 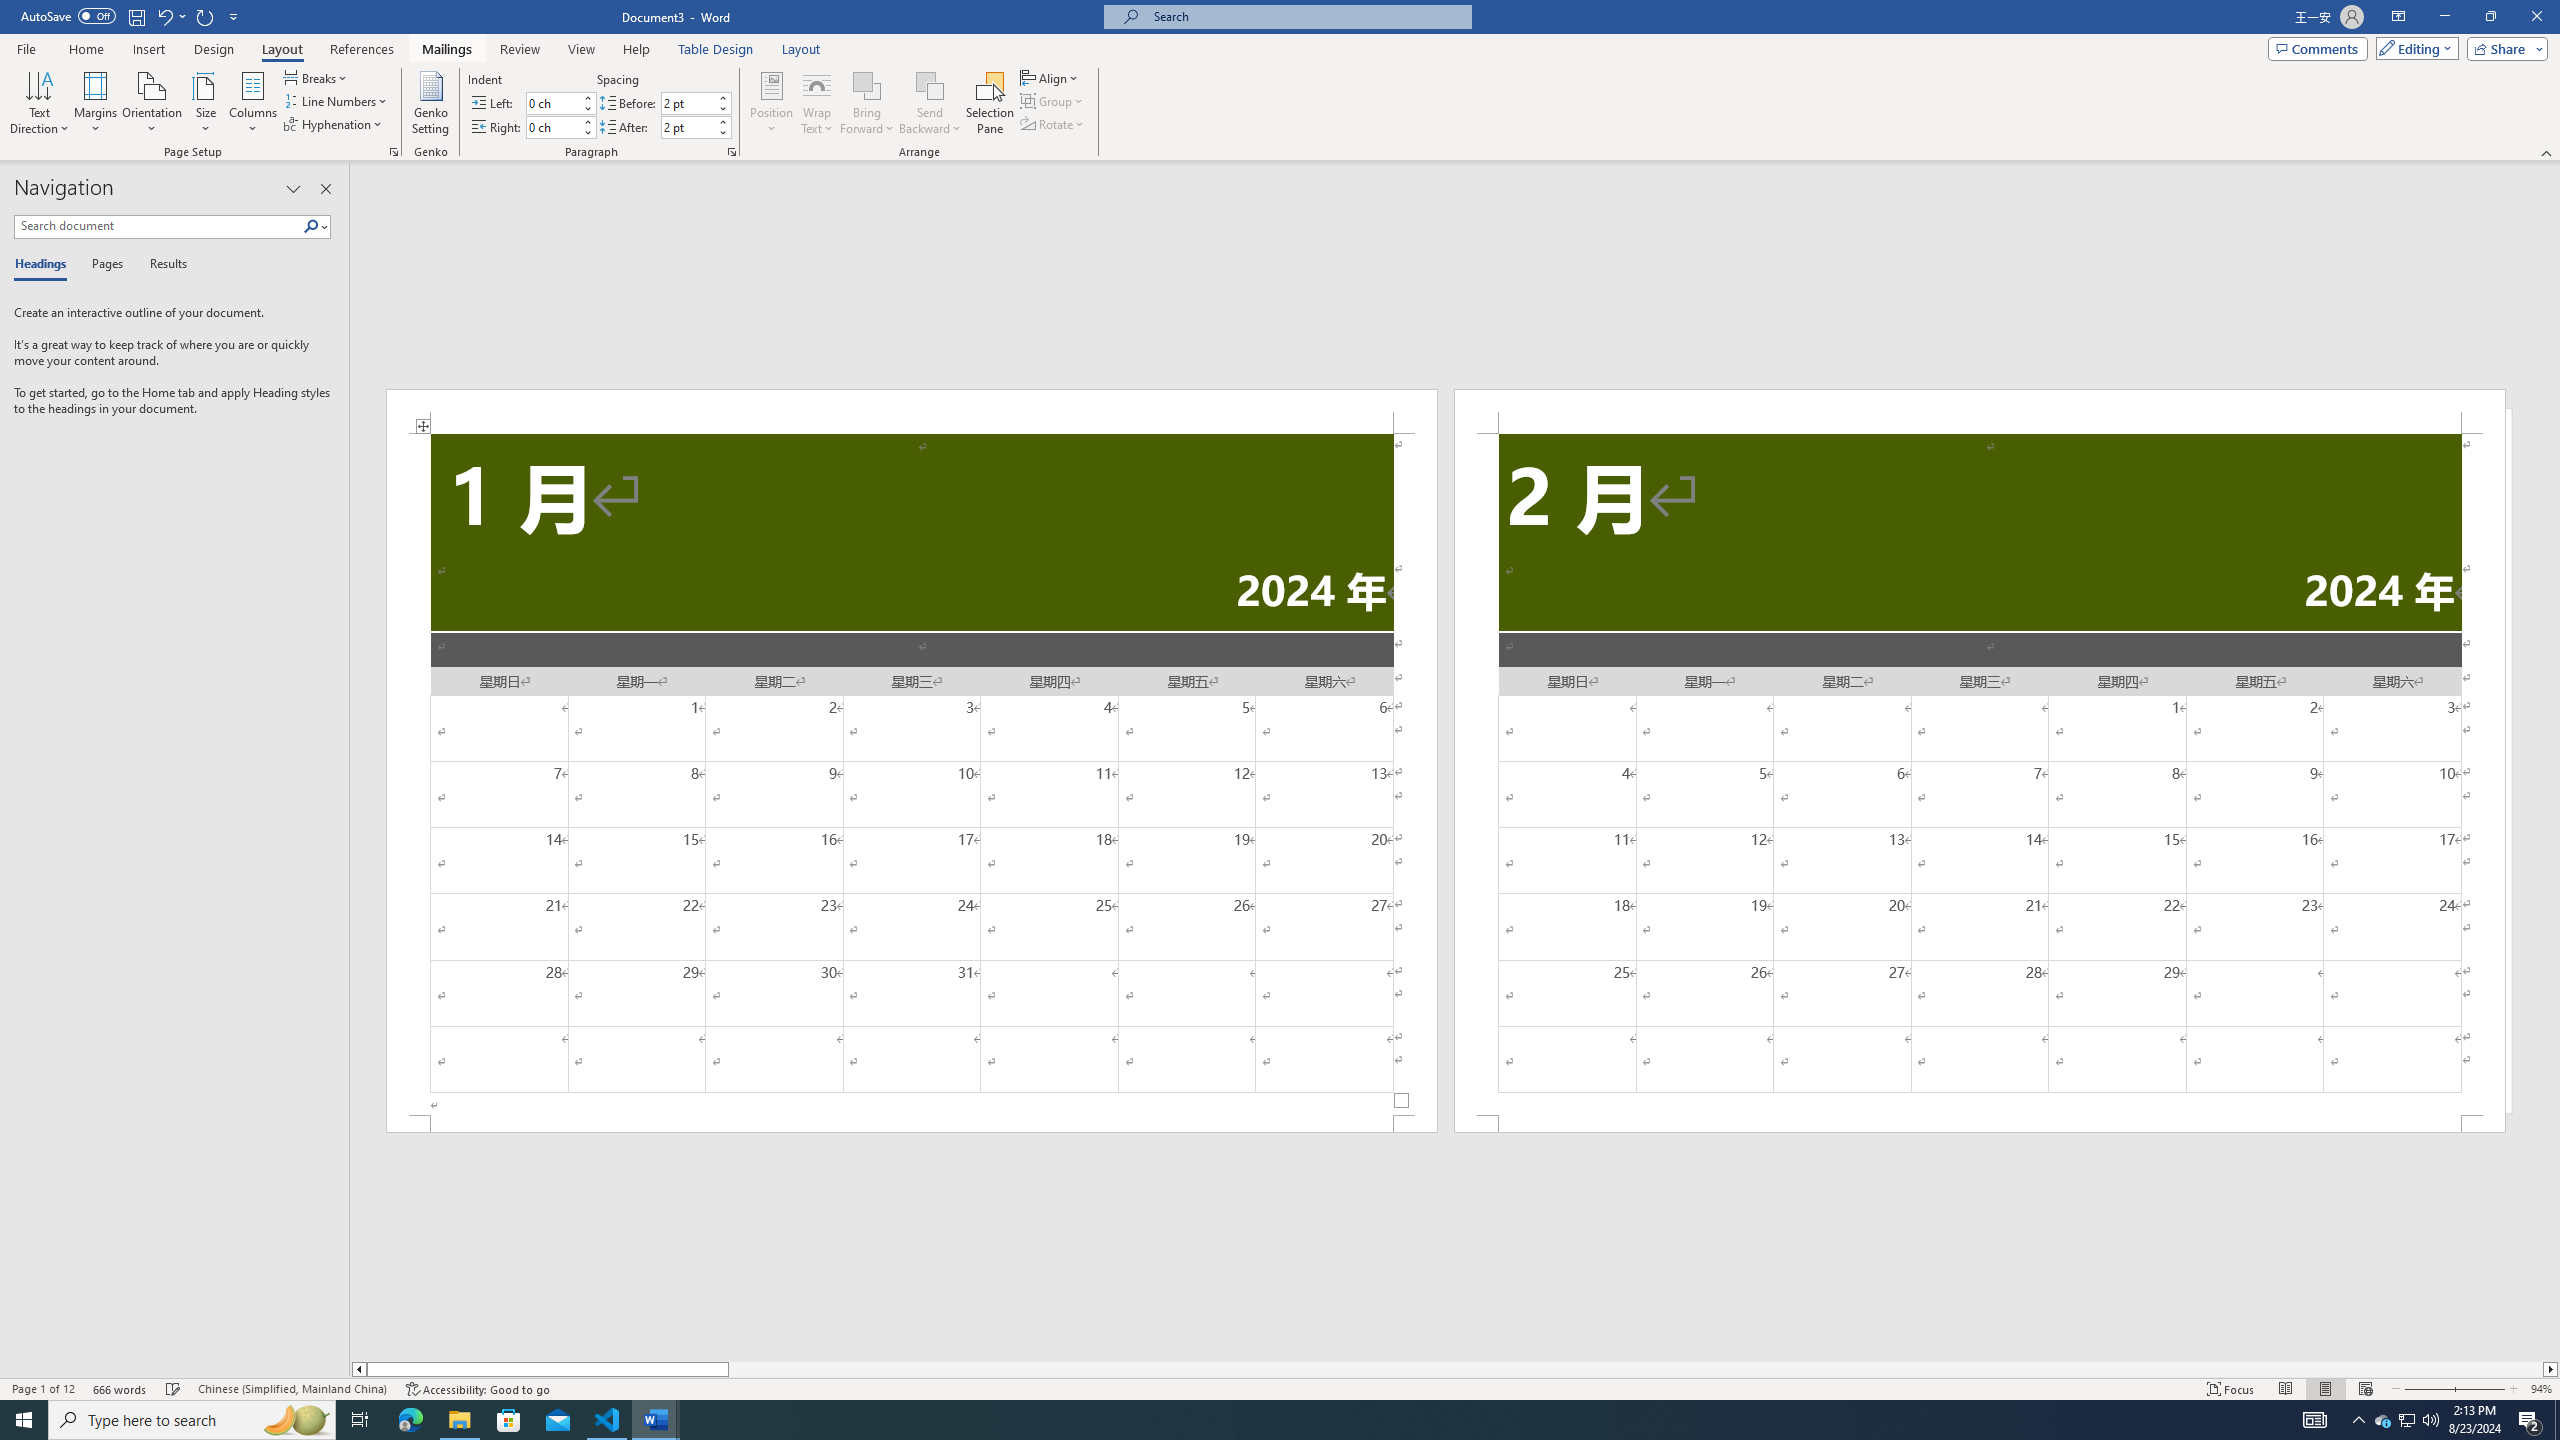 What do you see at coordinates (315, 225) in the screenshot?
I see `'Search'` at bounding box center [315, 225].